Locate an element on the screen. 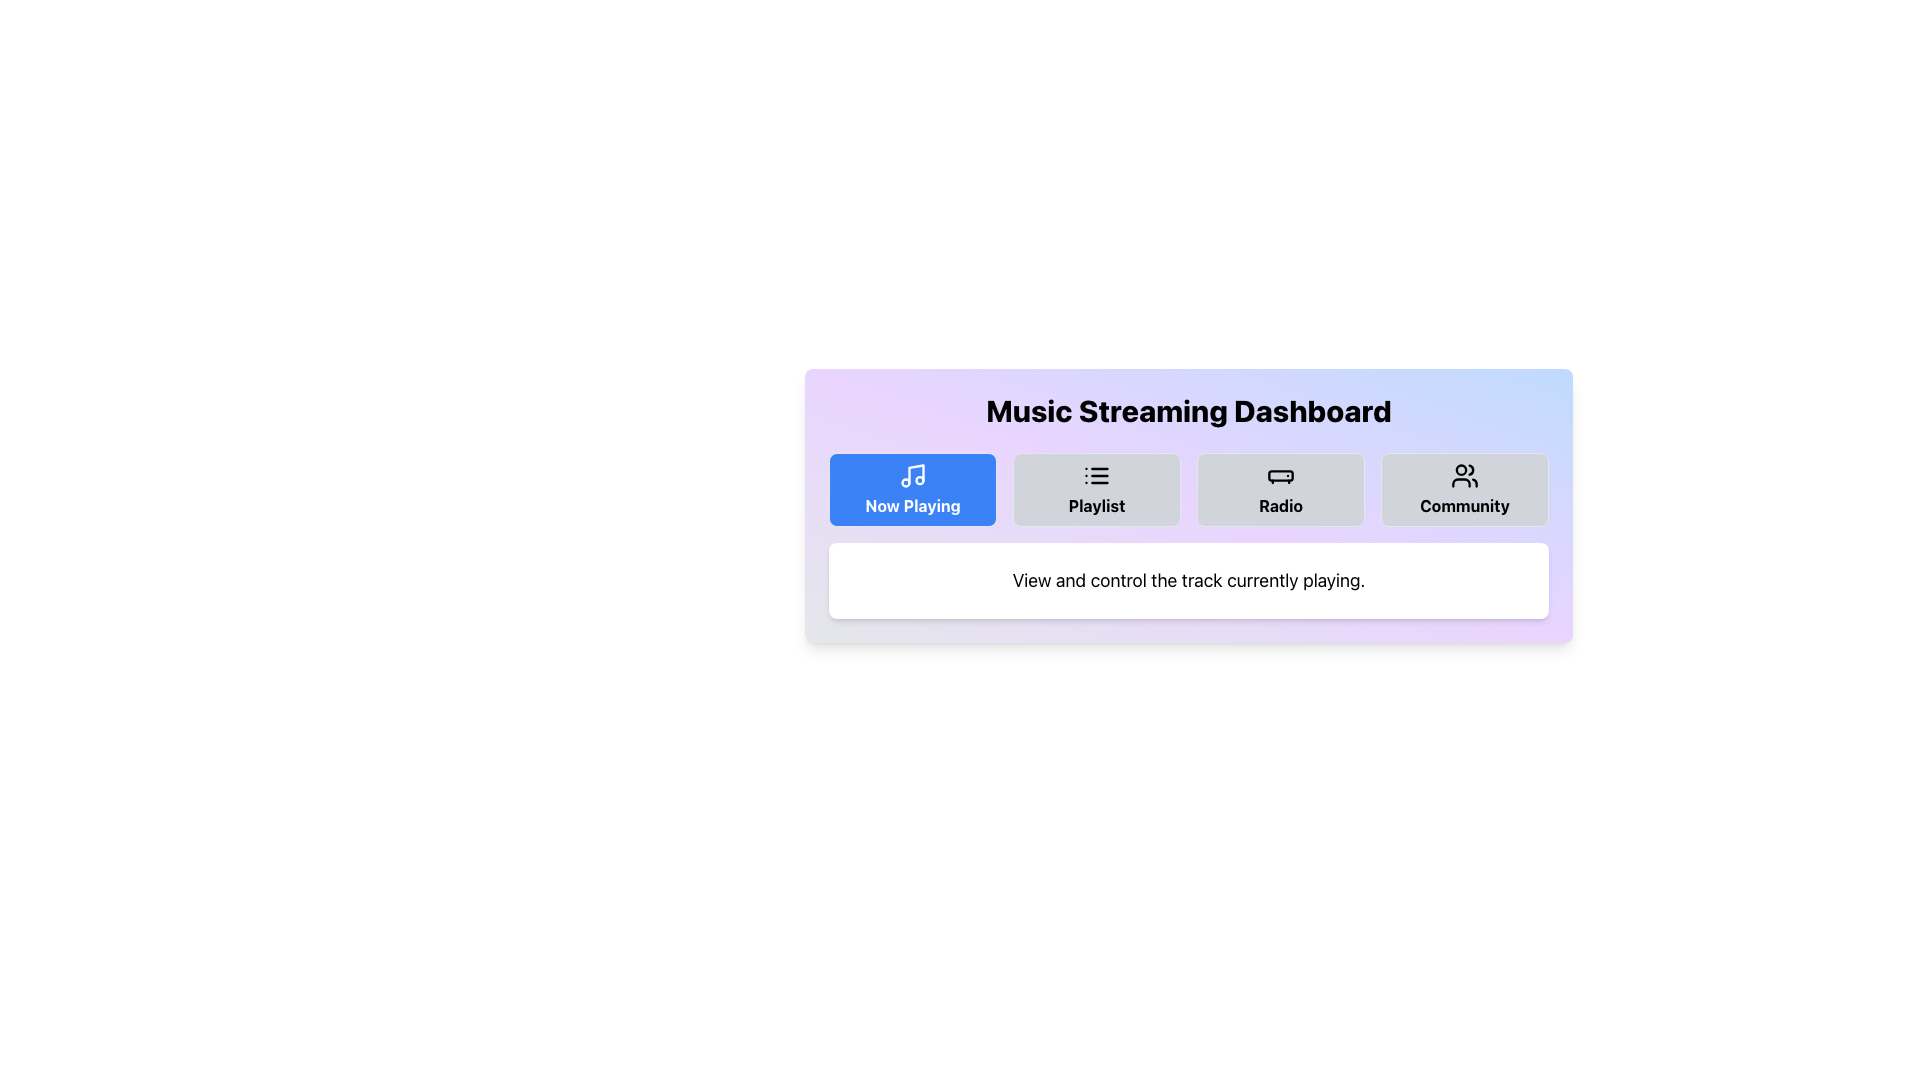  the Circle graphic in the 'Community' menu option, which serves as a status or notification indicator is located at coordinates (1461, 470).